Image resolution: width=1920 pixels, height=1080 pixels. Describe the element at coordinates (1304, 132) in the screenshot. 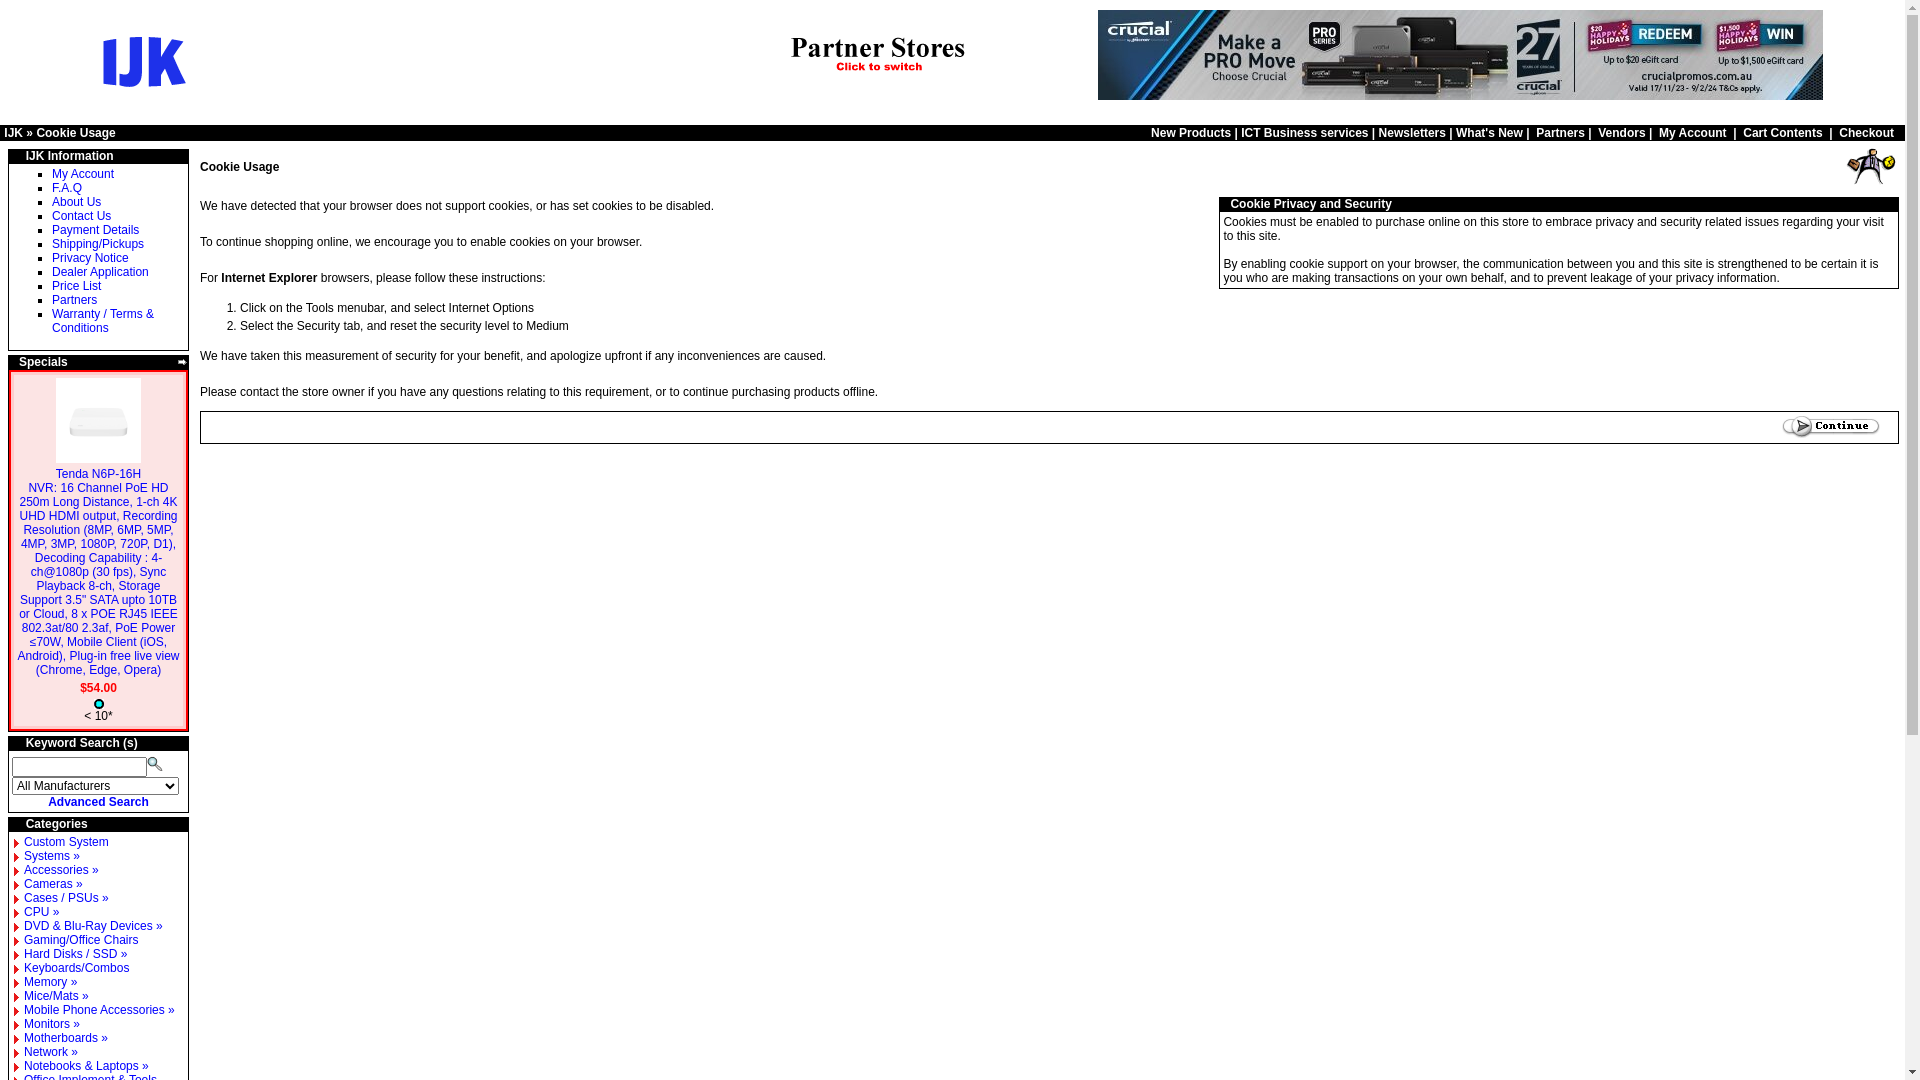

I see `'ICT Business services'` at that location.